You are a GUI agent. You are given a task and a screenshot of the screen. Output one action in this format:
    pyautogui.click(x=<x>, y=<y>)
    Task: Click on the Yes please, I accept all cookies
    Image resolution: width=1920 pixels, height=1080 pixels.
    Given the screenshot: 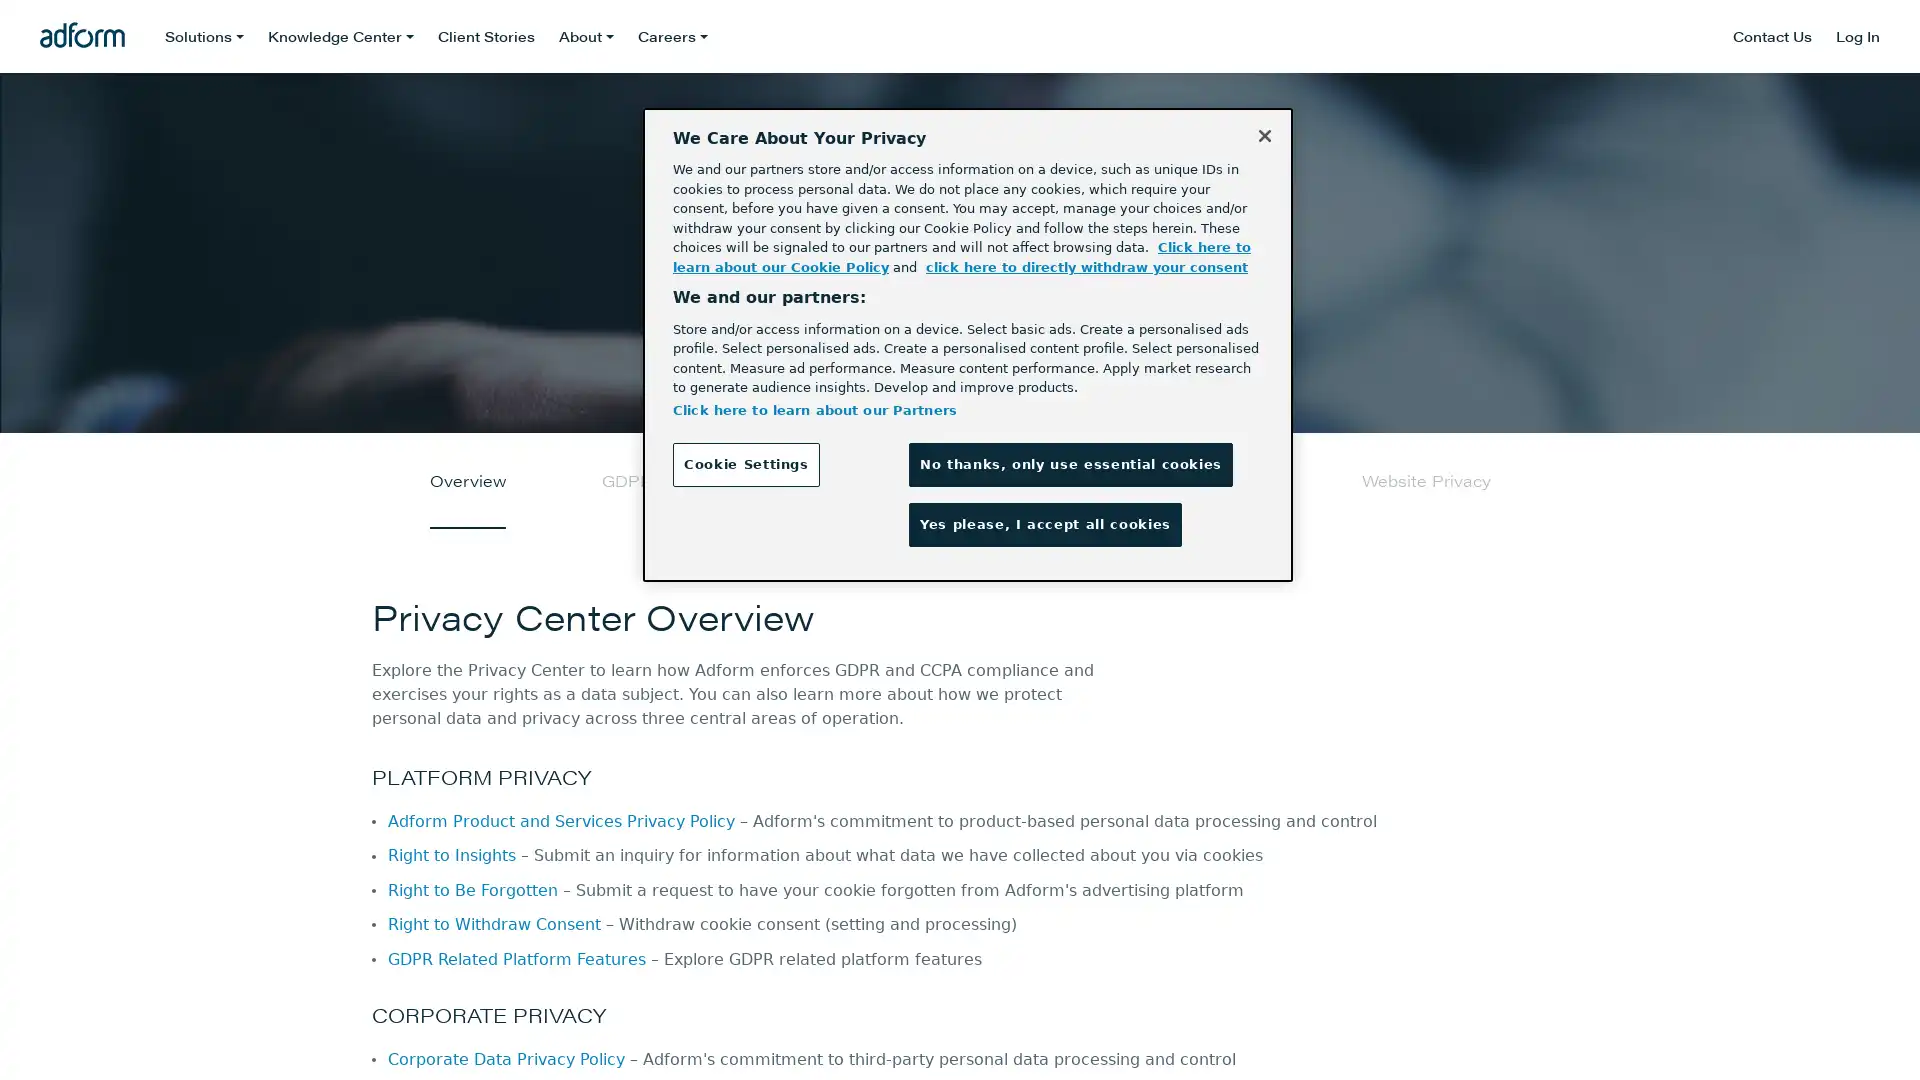 What is the action you would take?
    pyautogui.click(x=1044, y=523)
    